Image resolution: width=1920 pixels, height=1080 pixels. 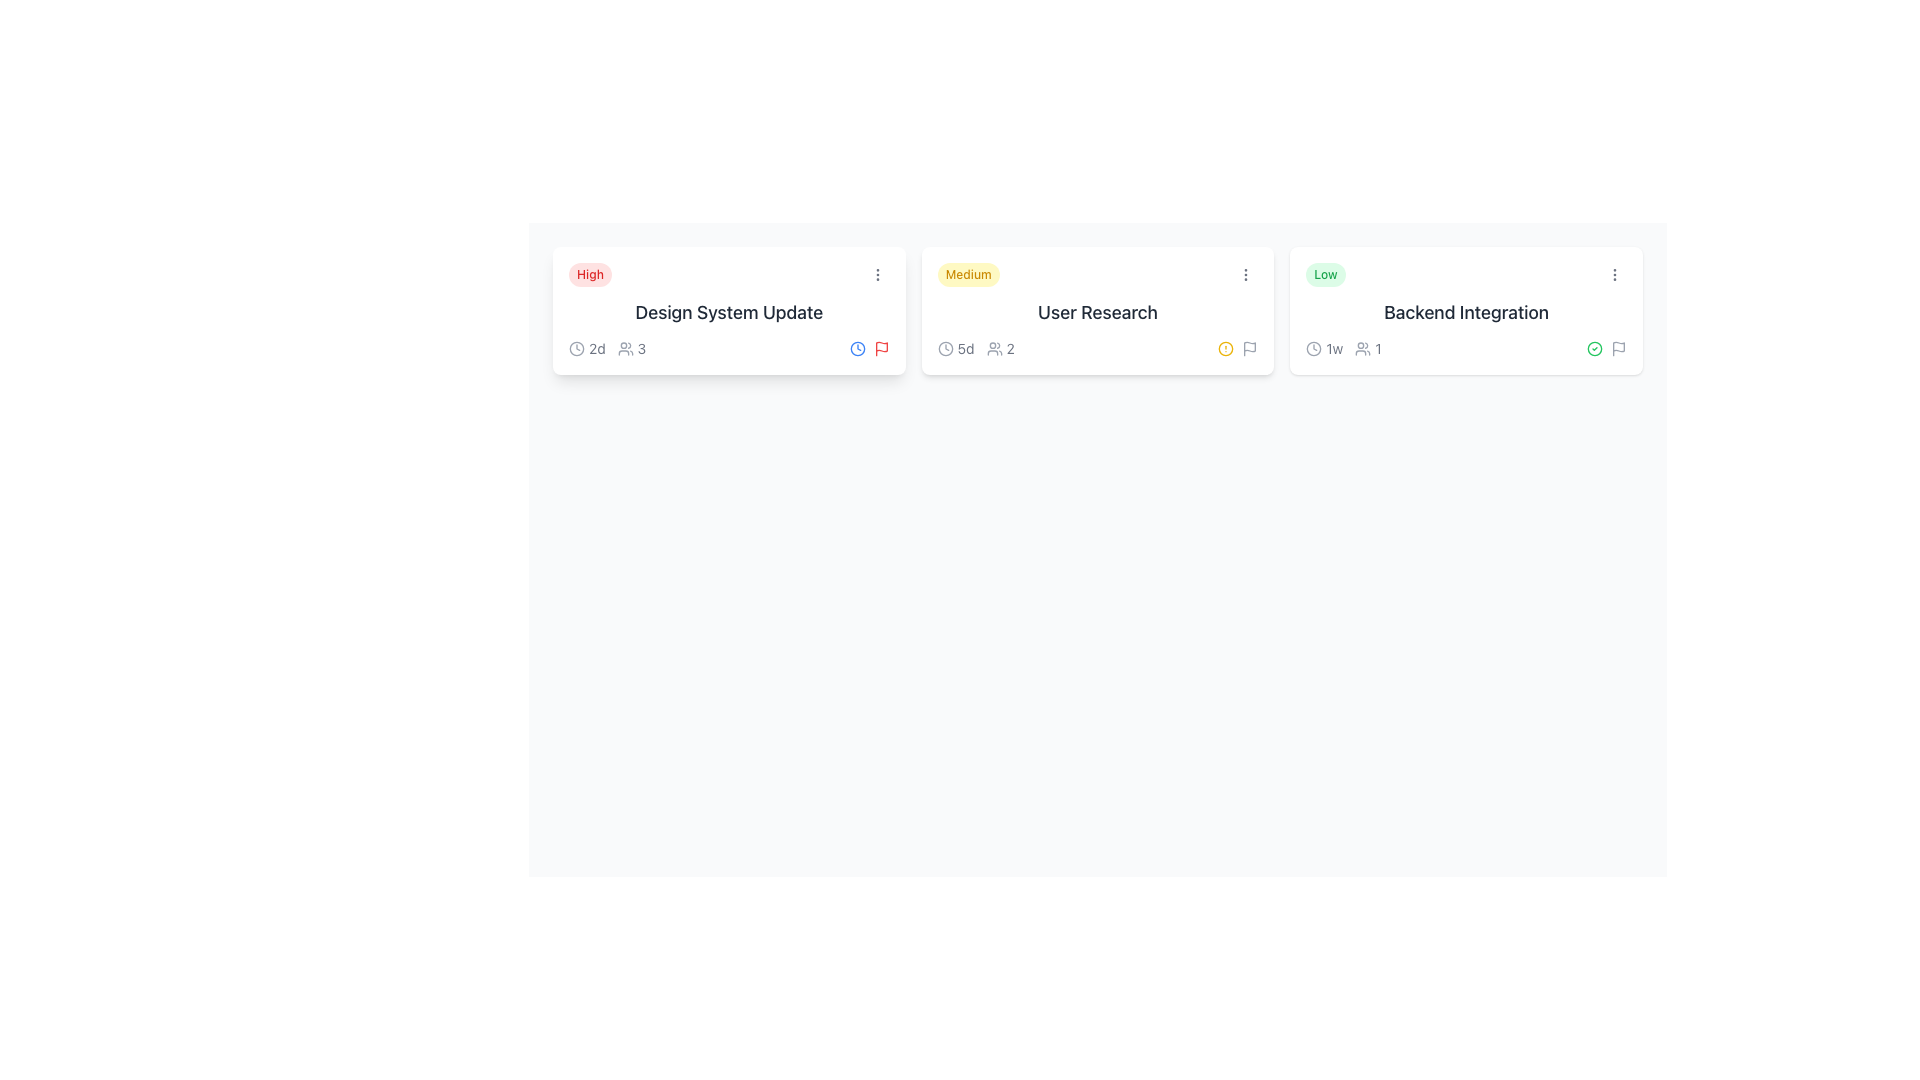 I want to click on the icon representing a group of individuals, which is a minimalist gray design located in the last card on the right, next to the number '1', so click(x=1362, y=347).